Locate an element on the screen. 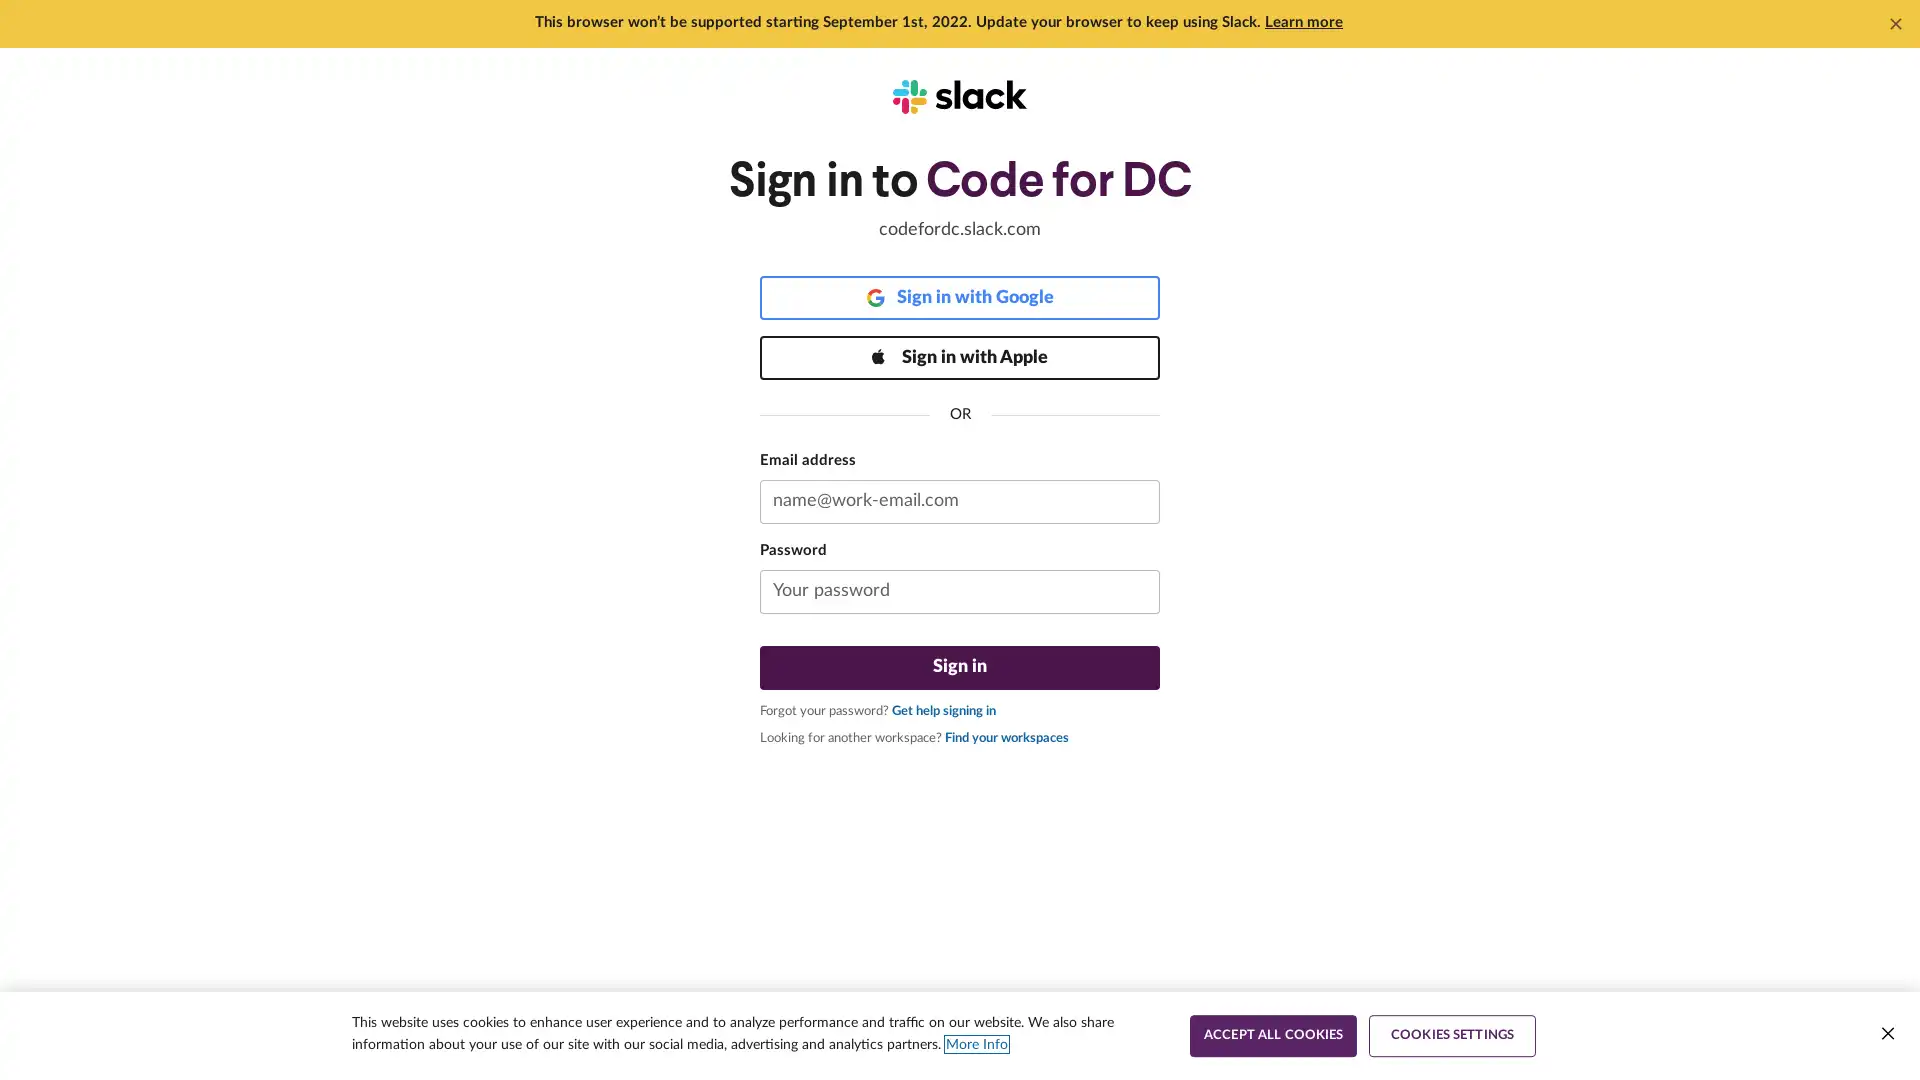  Sign in is located at coordinates (960, 667).